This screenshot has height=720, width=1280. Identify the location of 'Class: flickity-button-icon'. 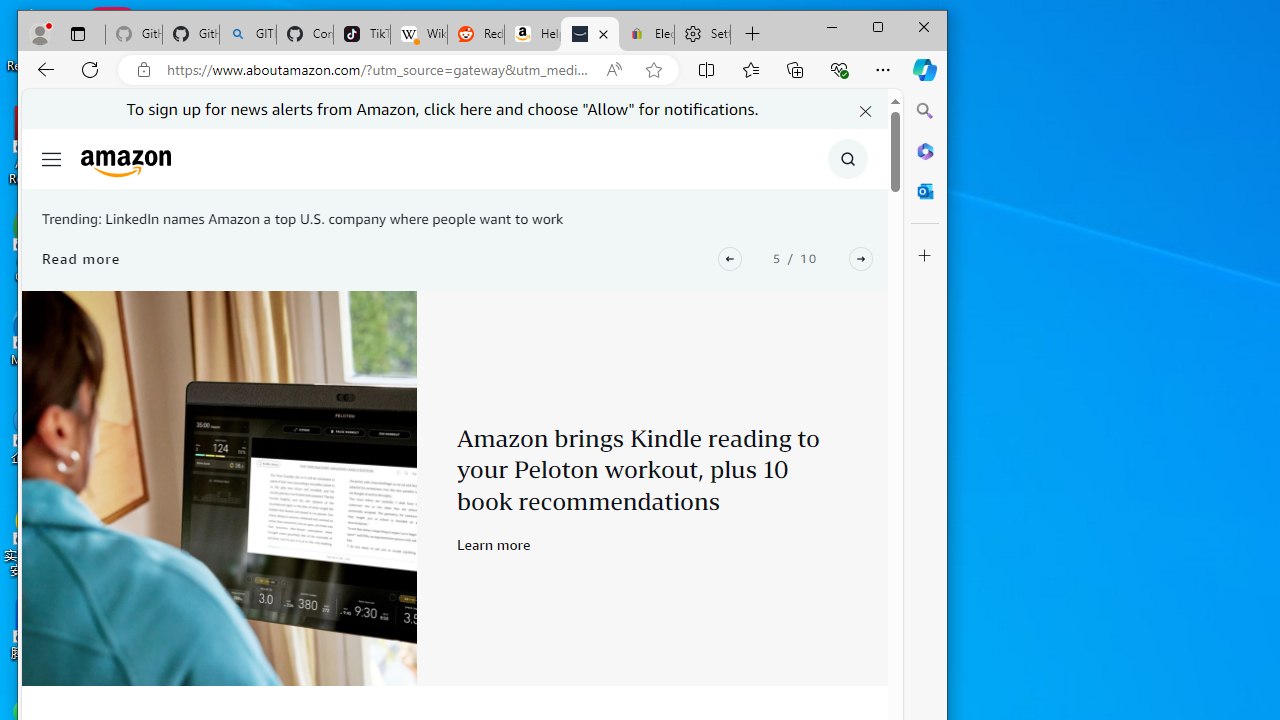
(861, 257).